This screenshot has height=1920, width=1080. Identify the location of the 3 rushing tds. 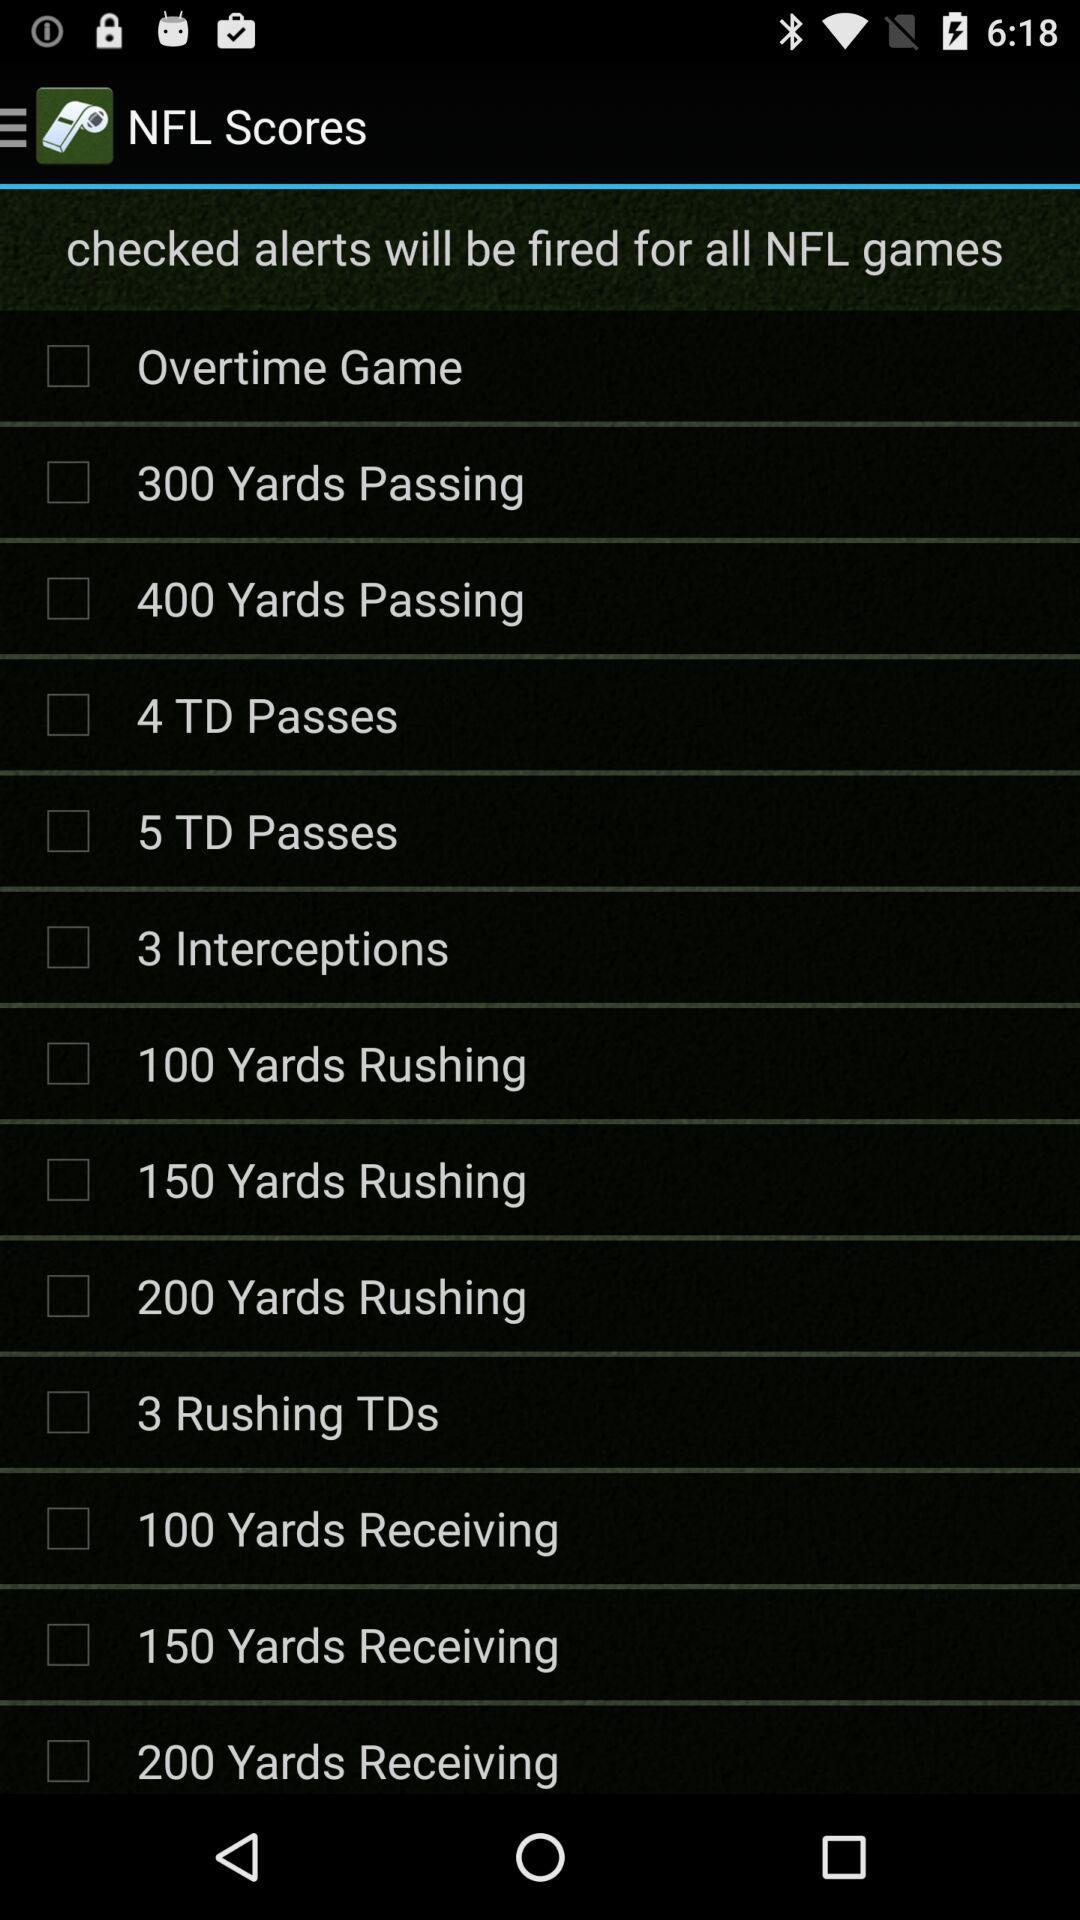
(288, 1410).